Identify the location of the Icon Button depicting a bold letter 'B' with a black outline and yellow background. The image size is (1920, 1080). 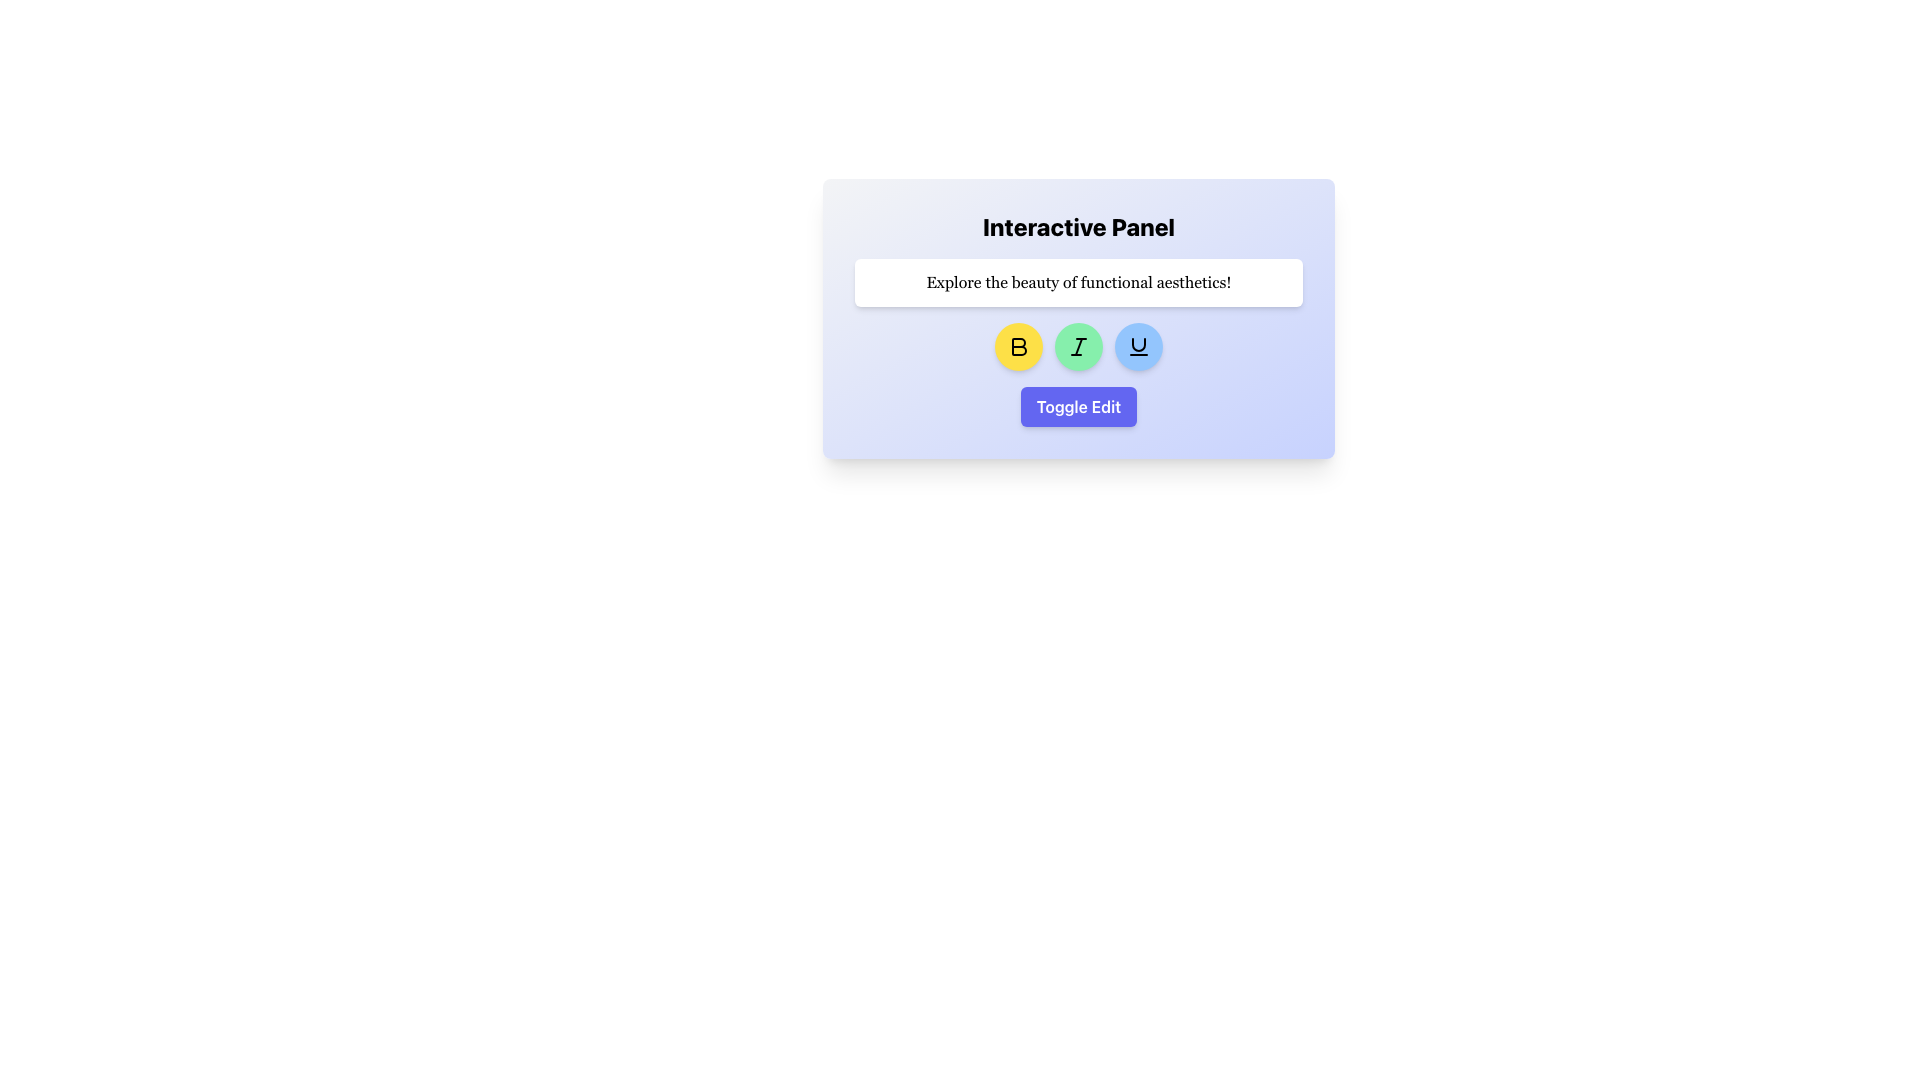
(1018, 346).